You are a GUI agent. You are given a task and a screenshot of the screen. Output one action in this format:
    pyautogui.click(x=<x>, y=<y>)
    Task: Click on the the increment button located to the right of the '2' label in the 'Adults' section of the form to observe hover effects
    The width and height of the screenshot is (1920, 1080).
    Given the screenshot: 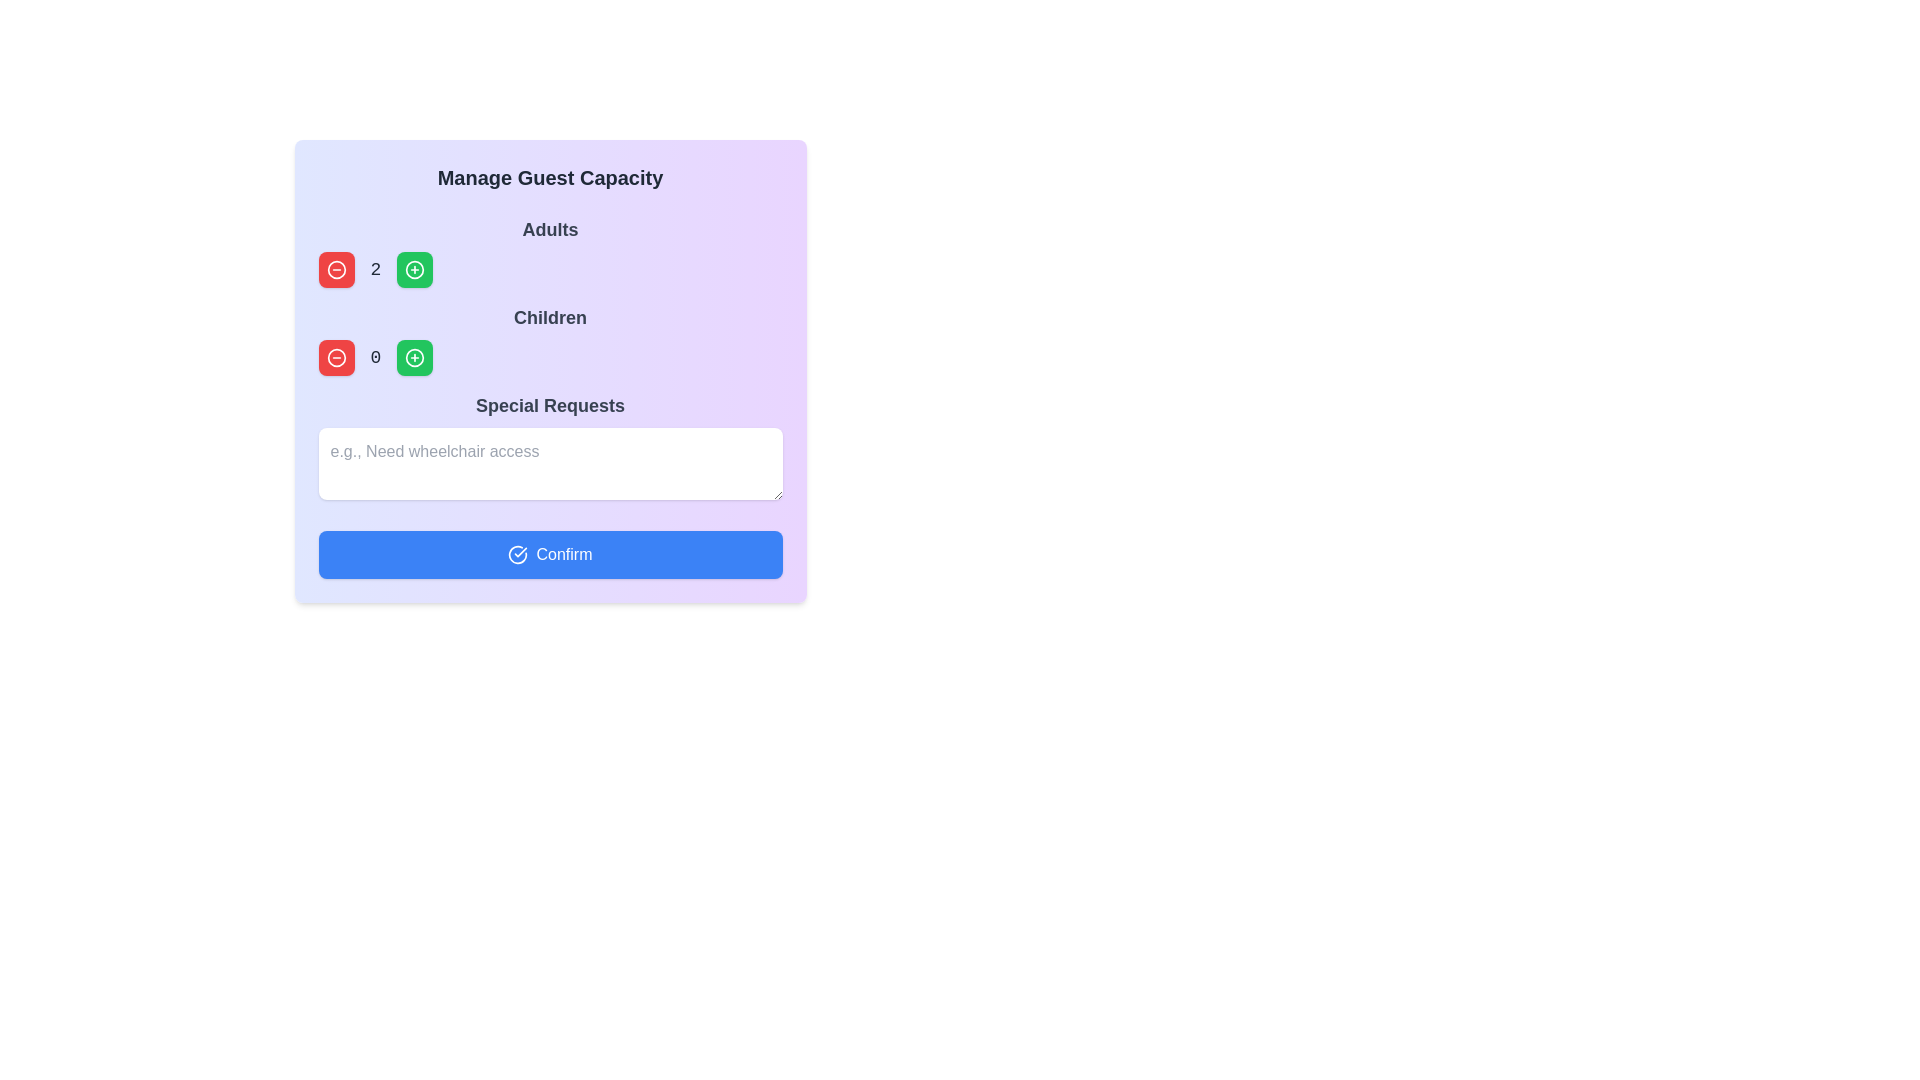 What is the action you would take?
    pyautogui.click(x=414, y=270)
    